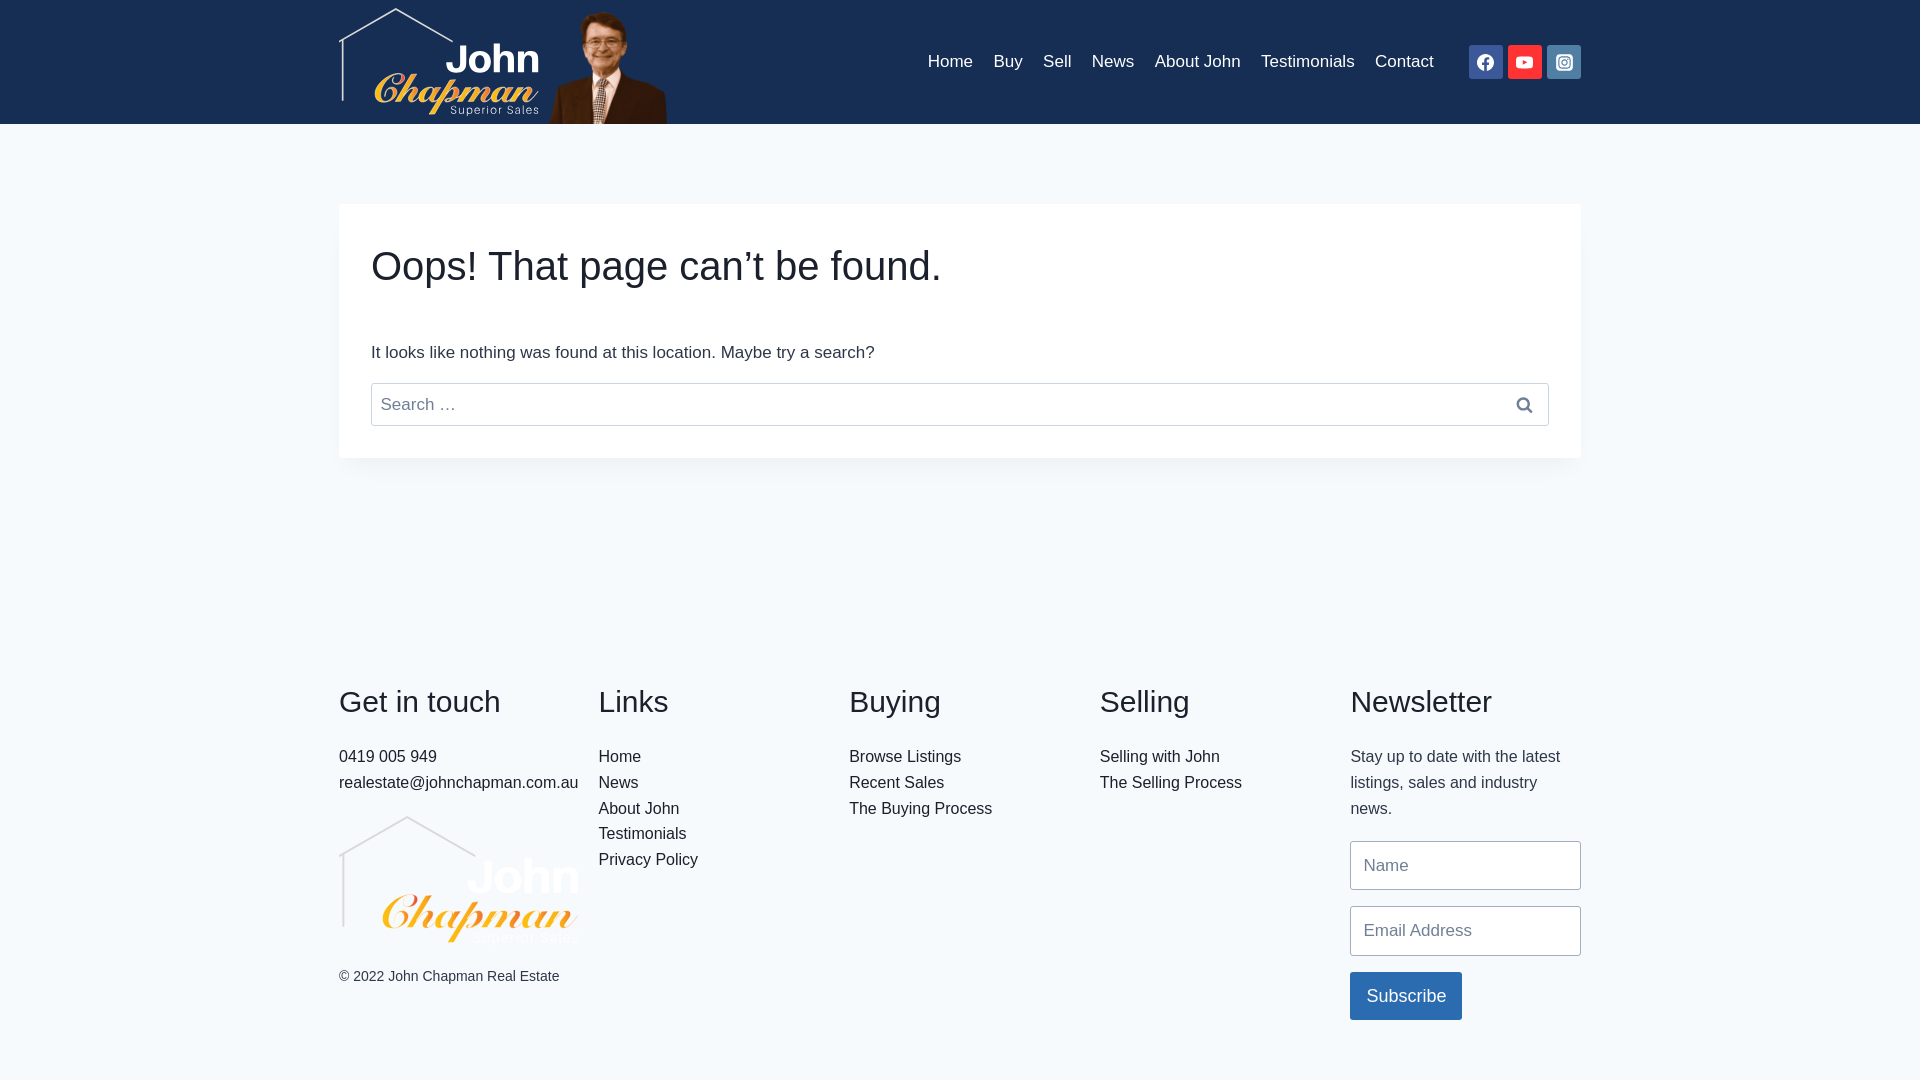 Image resolution: width=1920 pixels, height=1080 pixels. Describe the element at coordinates (1403, 60) in the screenshot. I see `'Contact'` at that location.